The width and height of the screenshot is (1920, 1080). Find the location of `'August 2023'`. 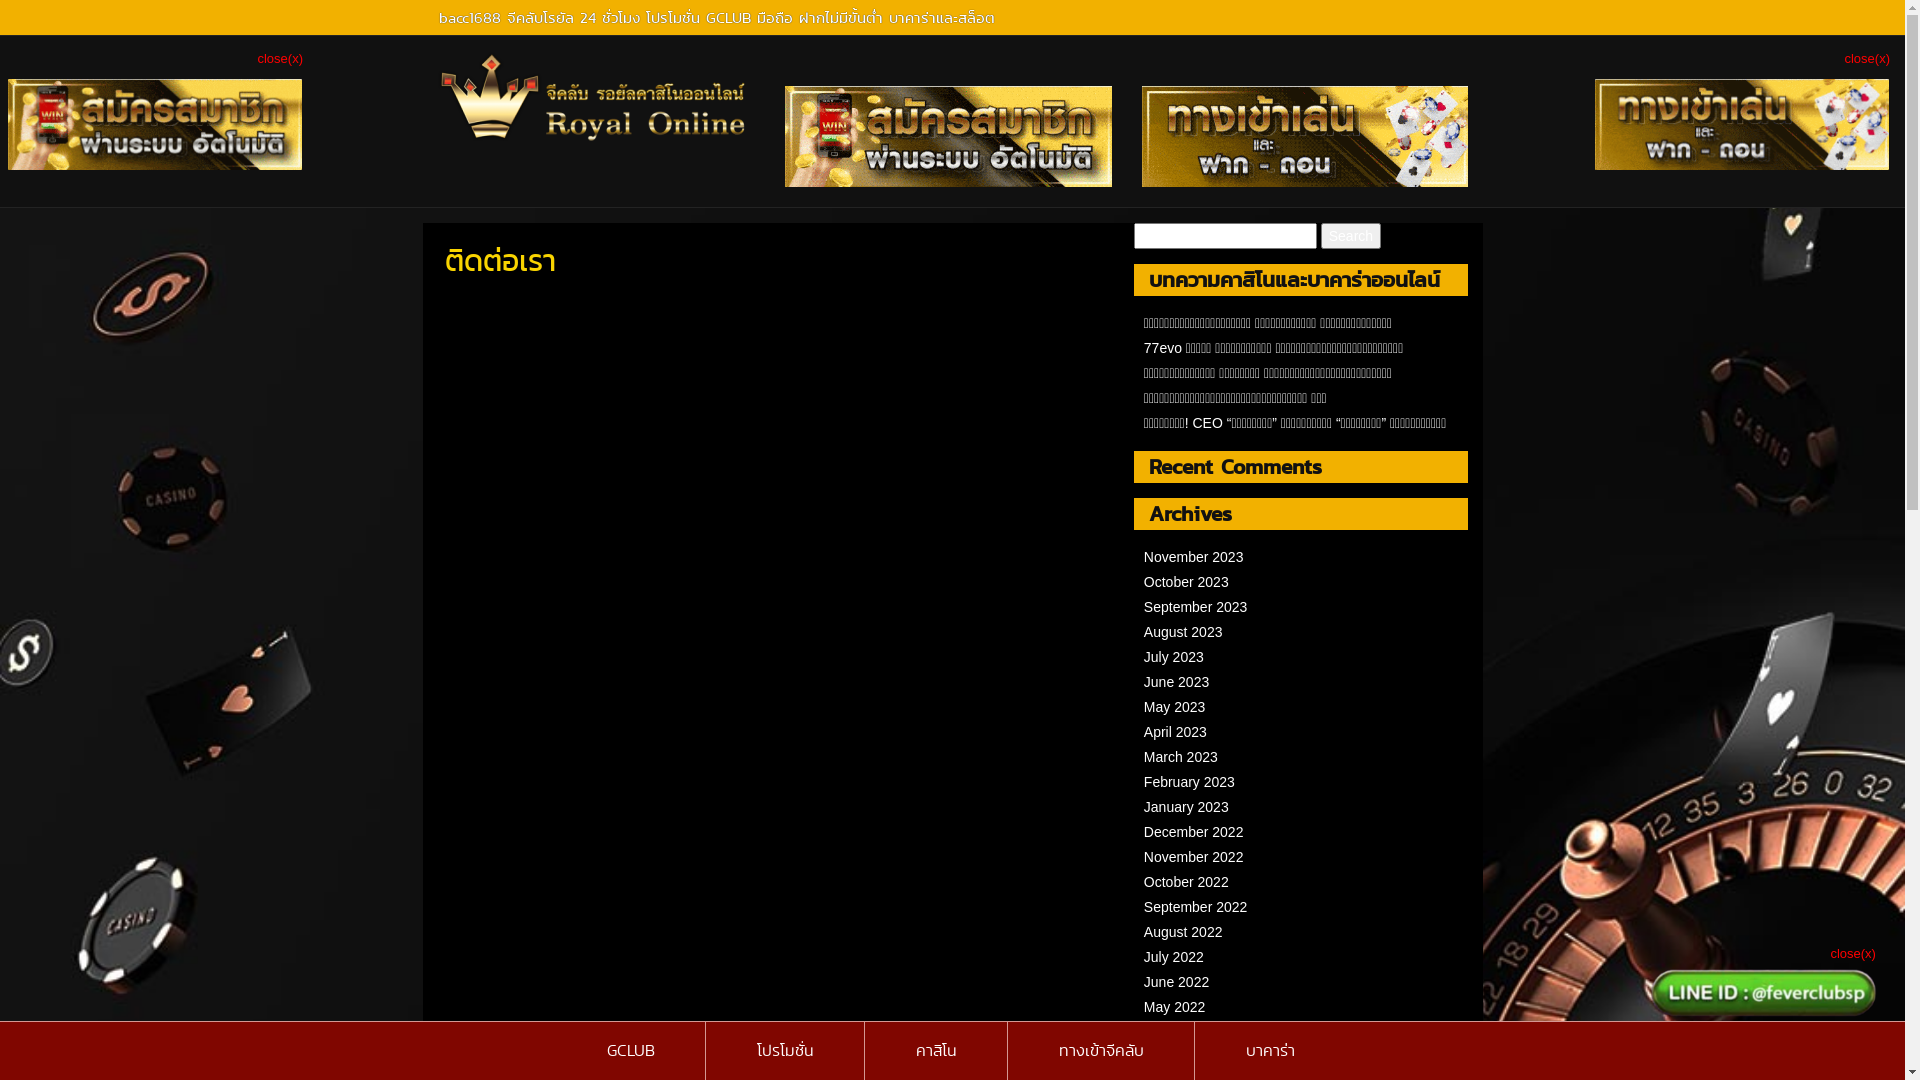

'August 2023' is located at coordinates (1143, 632).